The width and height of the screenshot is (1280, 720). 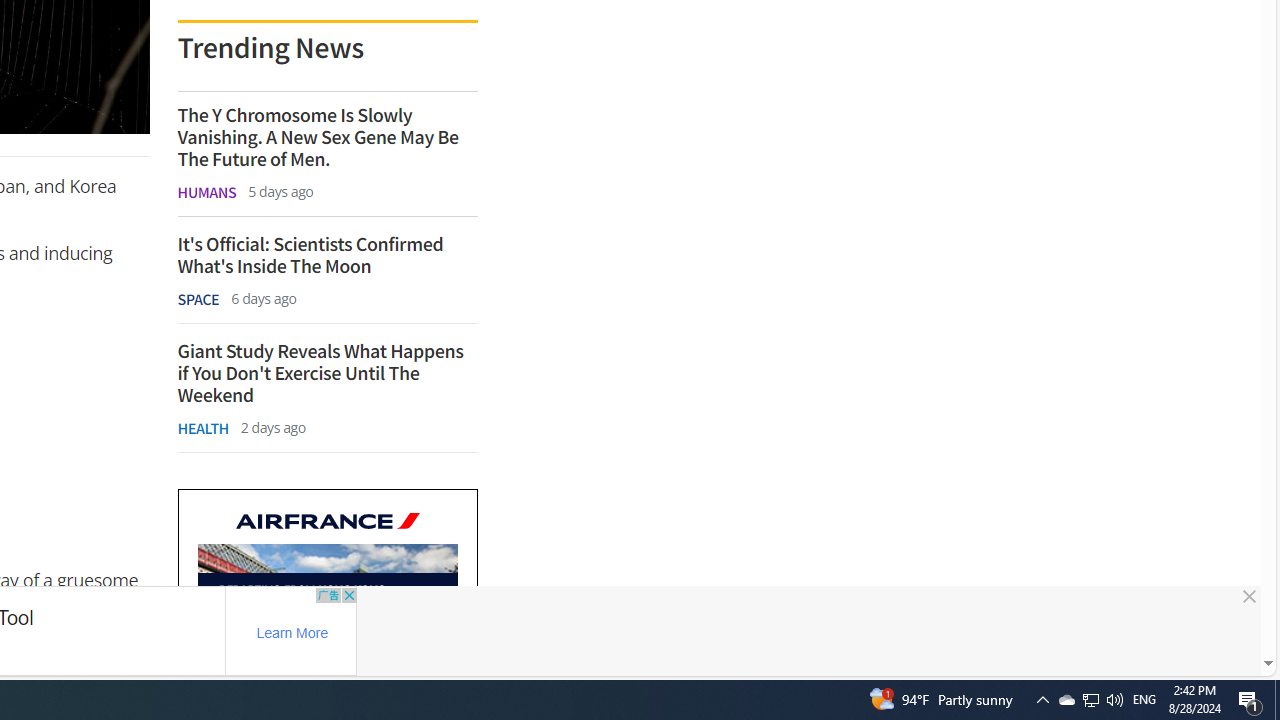 What do you see at coordinates (327, 254) in the screenshot?
I see `'It'` at bounding box center [327, 254].